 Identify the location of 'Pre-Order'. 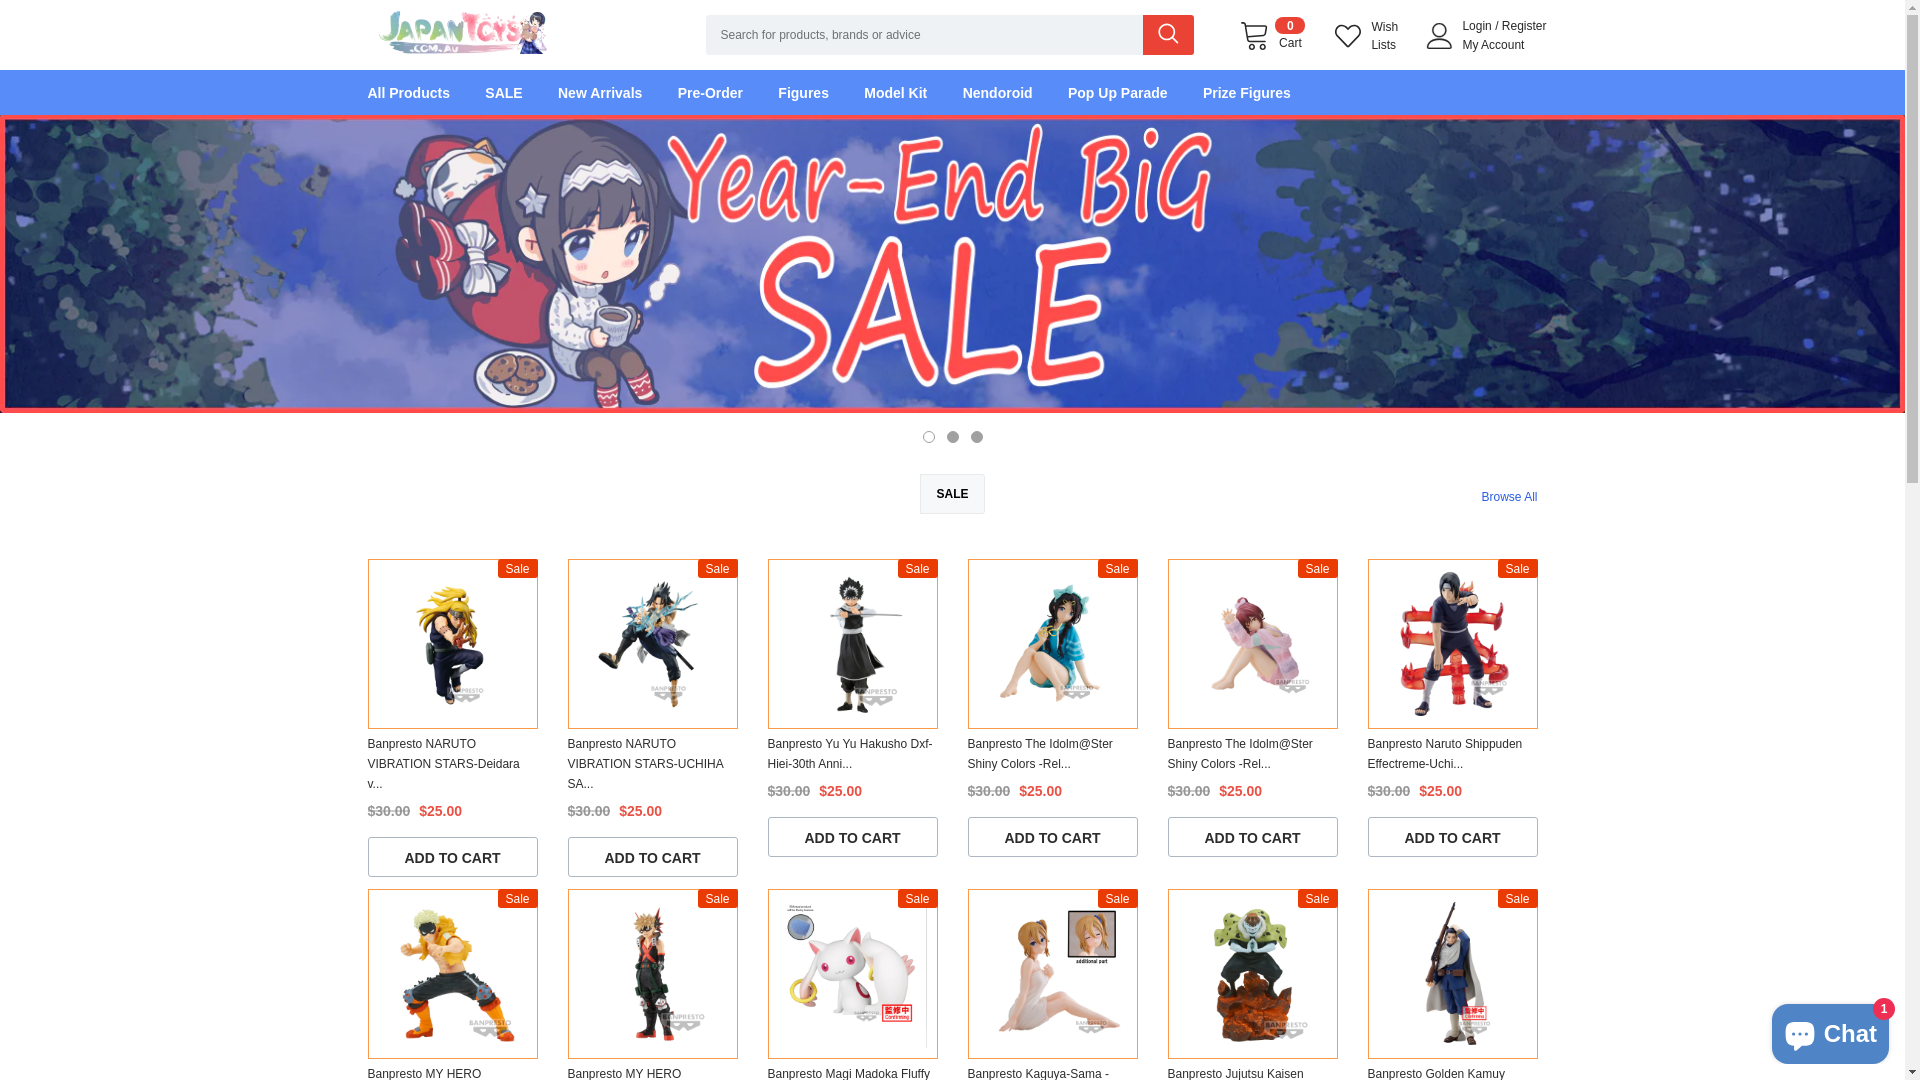
(725, 92).